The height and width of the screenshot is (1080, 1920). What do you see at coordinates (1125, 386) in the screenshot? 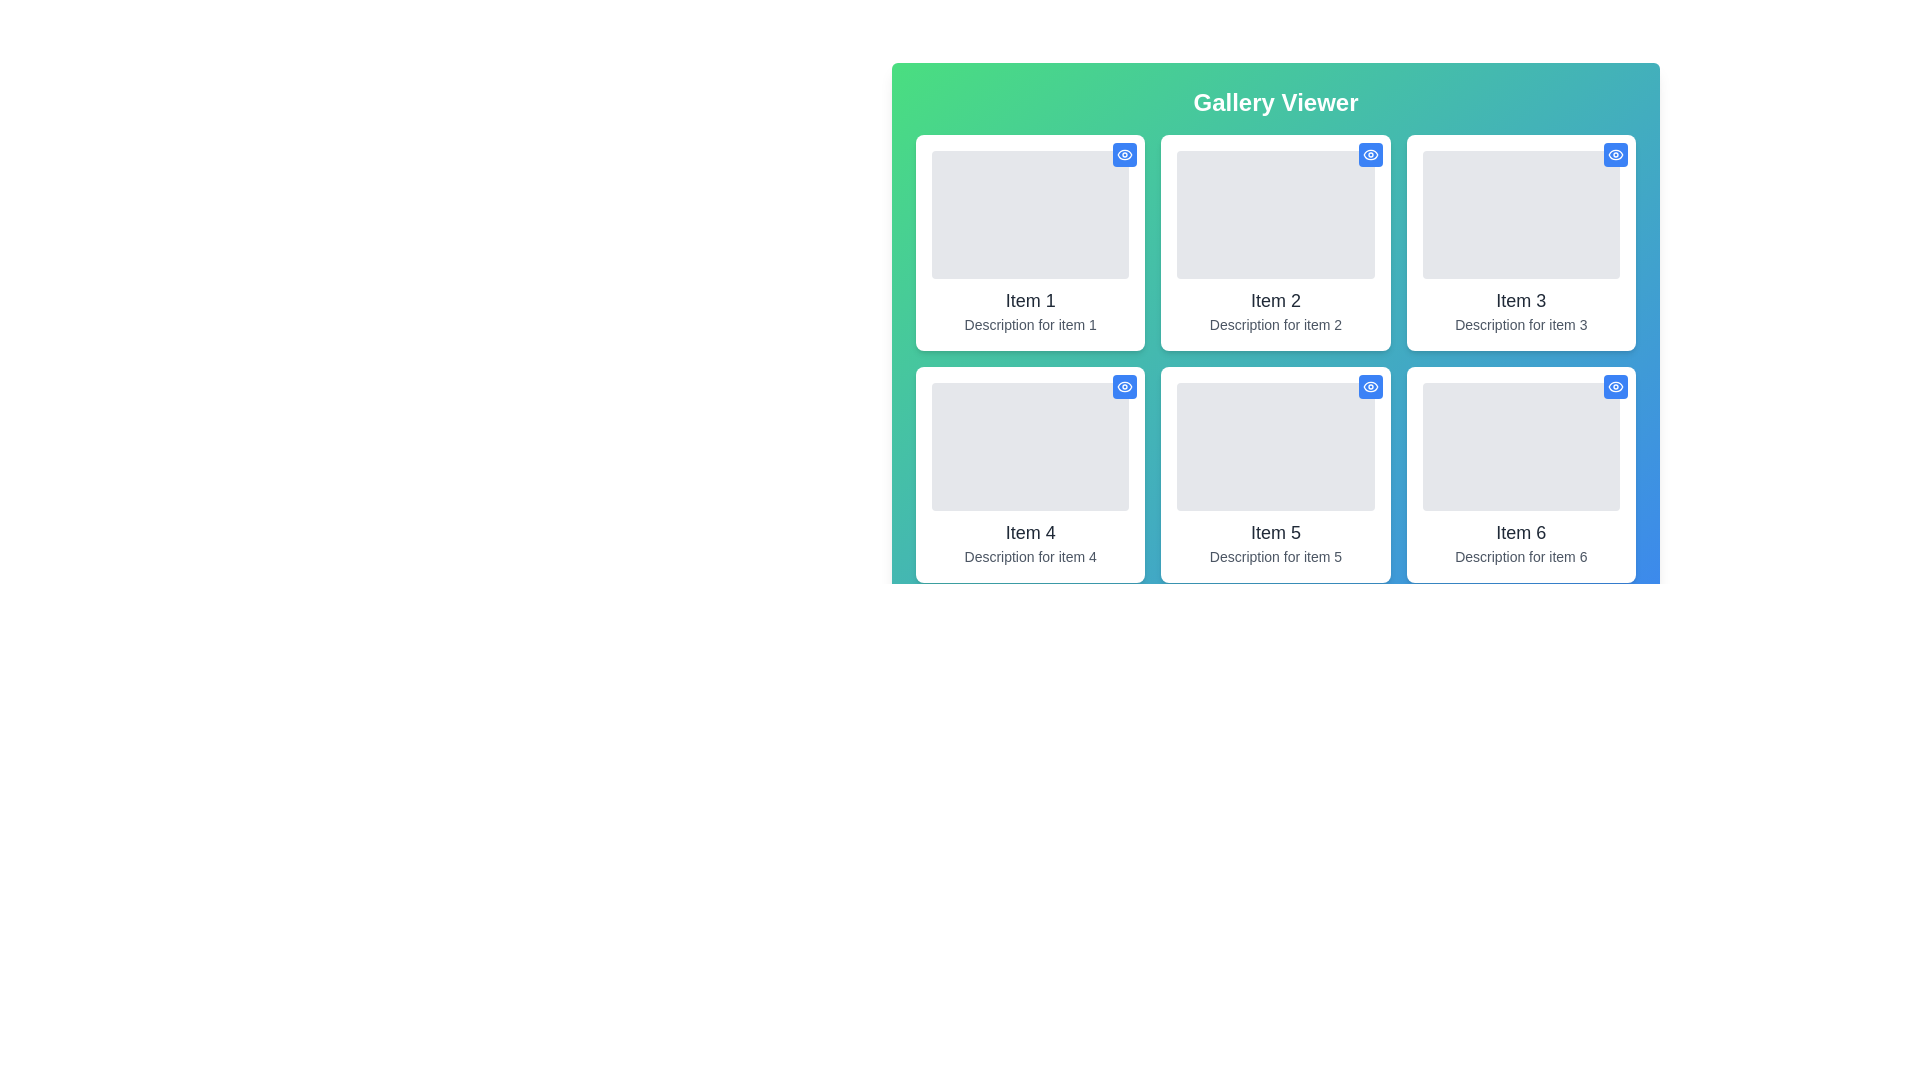
I see `the small rounded square button with a blue background and a white eye icon located in the top-right corner of the 'Item 4' card` at bounding box center [1125, 386].